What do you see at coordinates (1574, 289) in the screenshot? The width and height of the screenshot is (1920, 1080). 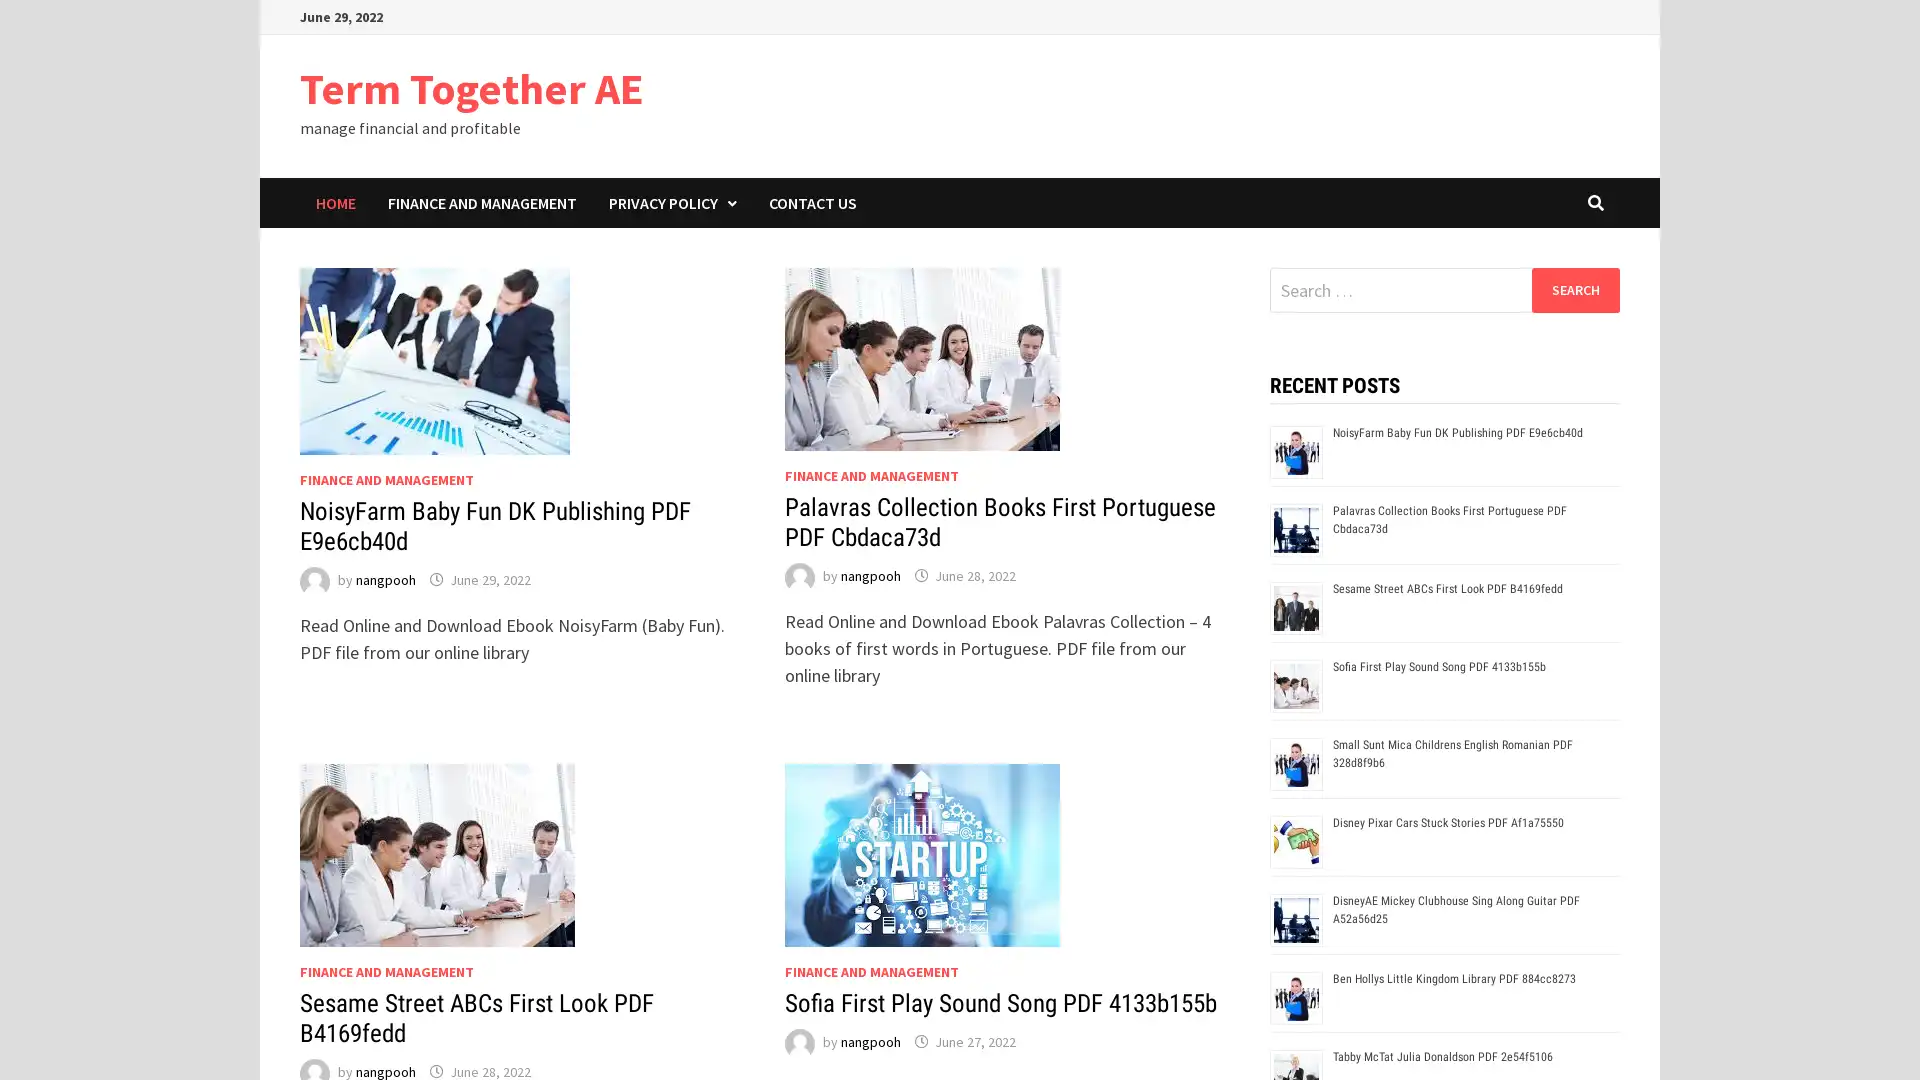 I see `Search` at bounding box center [1574, 289].